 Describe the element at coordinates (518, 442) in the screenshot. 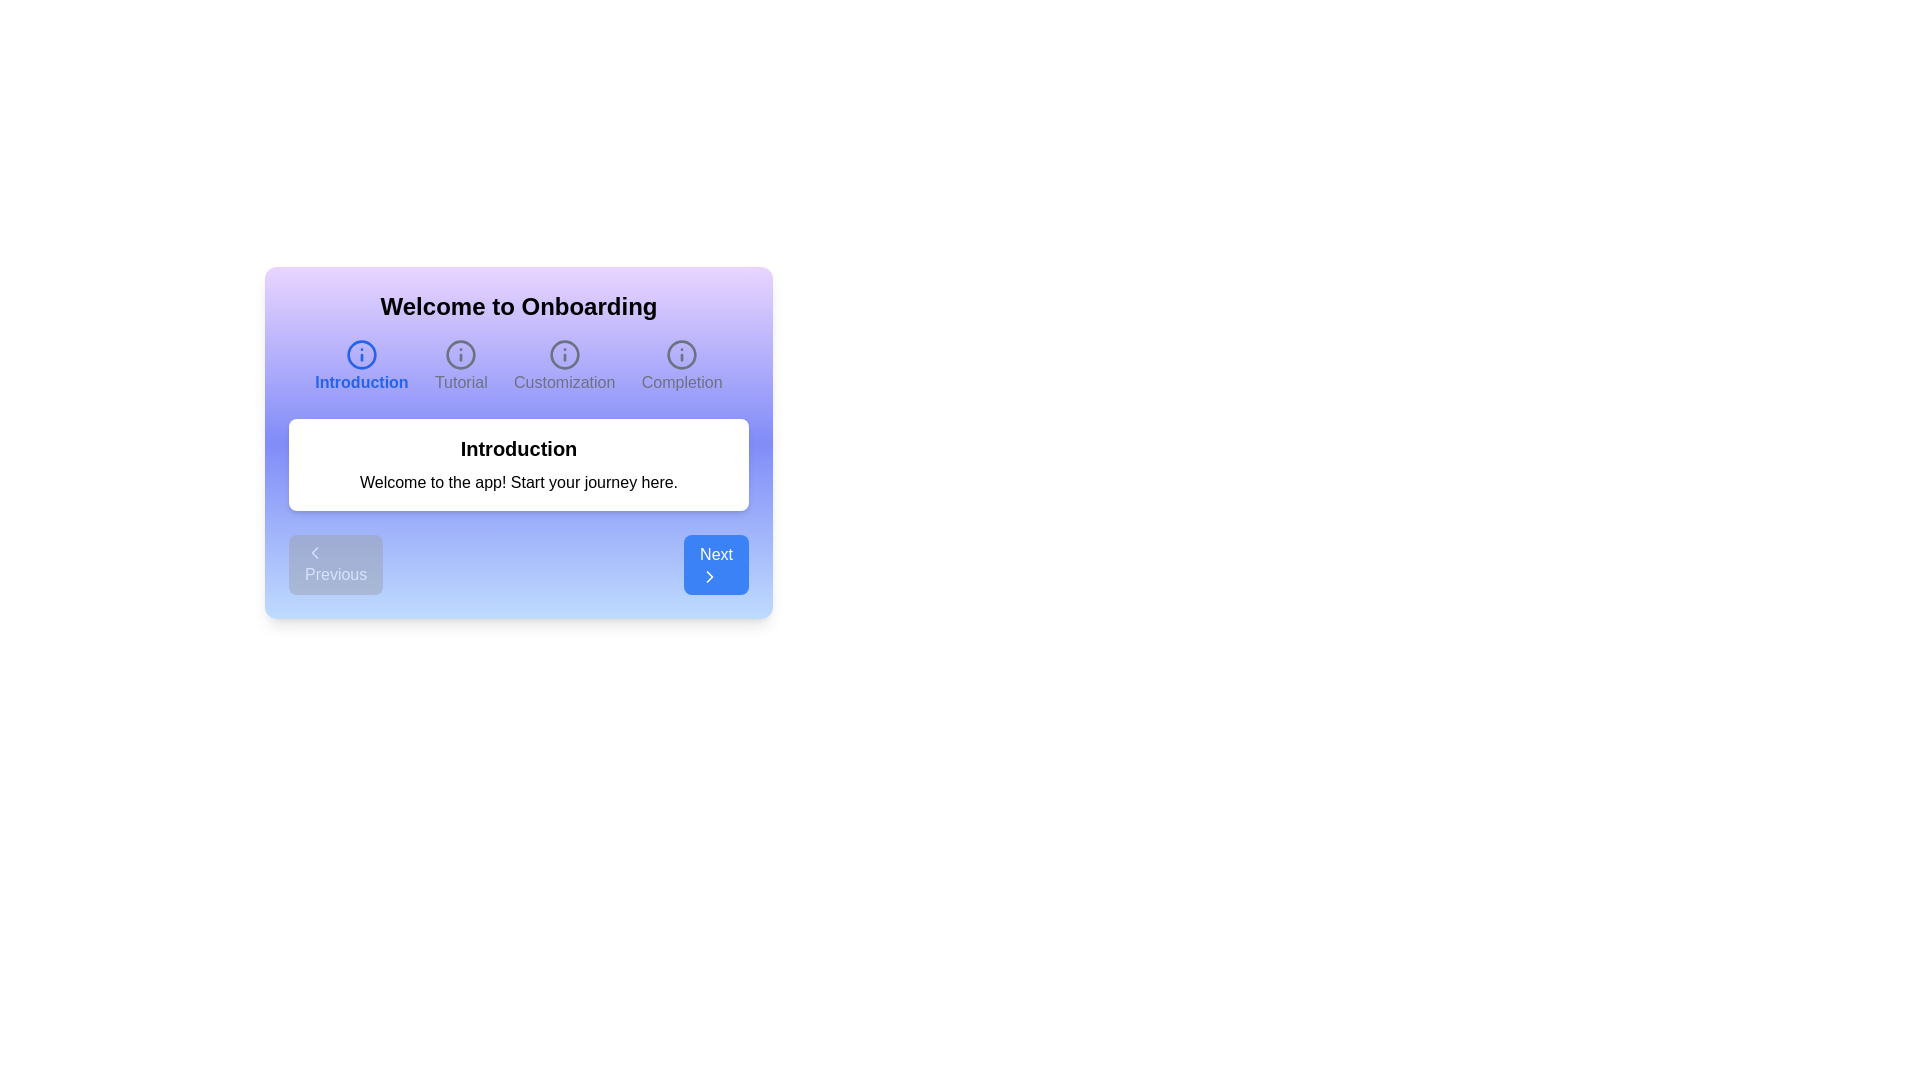

I see `the Informational panel located centrally below the navigation tabs, which introduces the user to the application and starts the onboarding process` at that location.